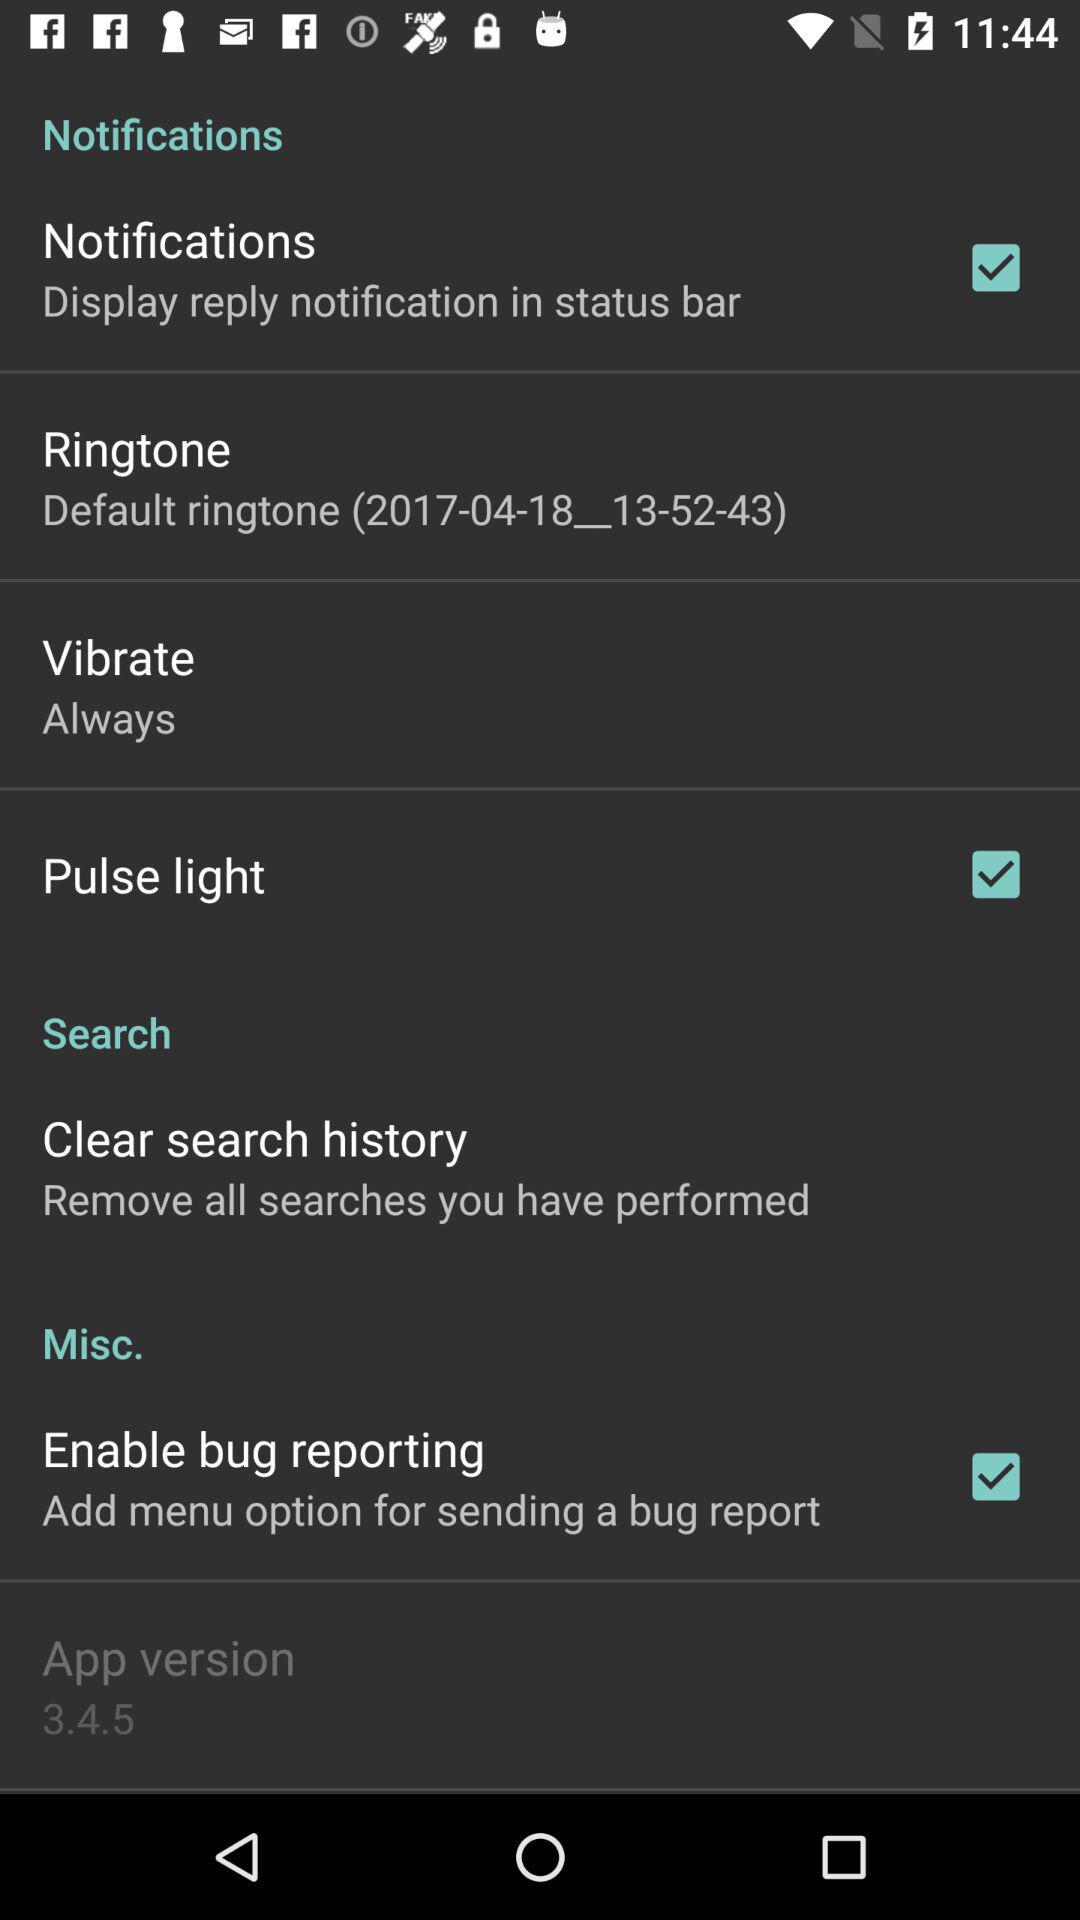 The width and height of the screenshot is (1080, 1920). What do you see at coordinates (118, 656) in the screenshot?
I see `the item above the always item` at bounding box center [118, 656].